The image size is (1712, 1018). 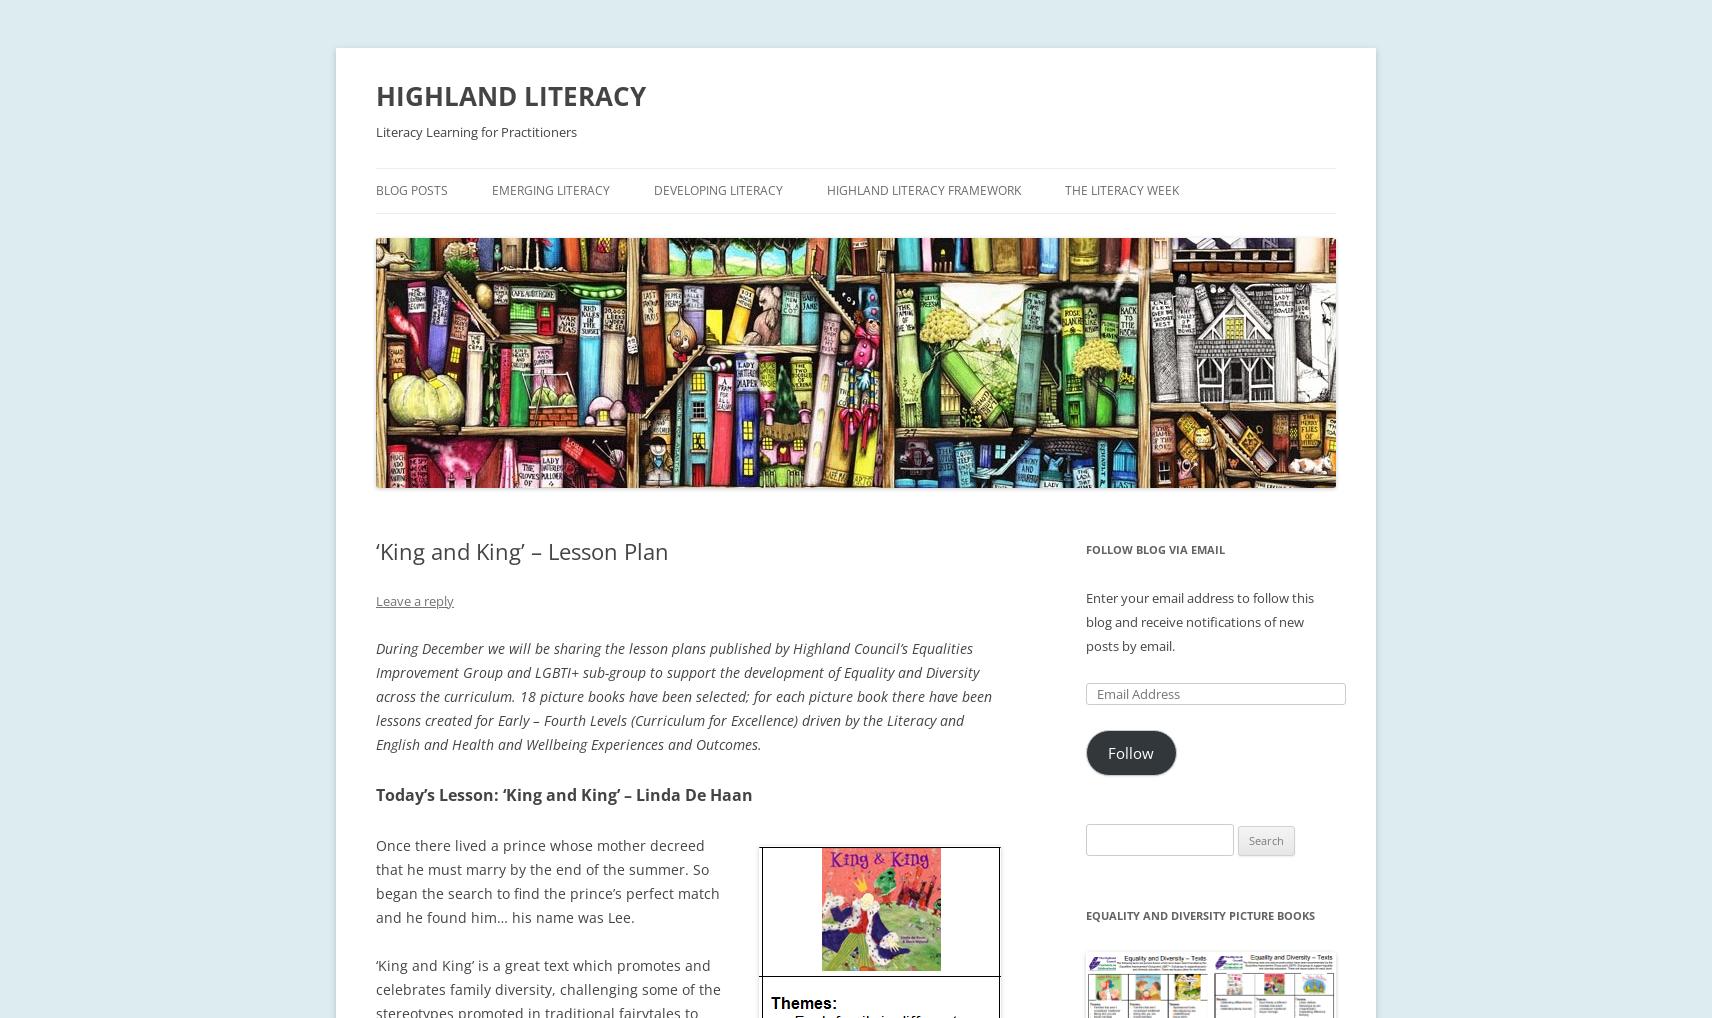 I want to click on 'HIGHLAND LITERACY', so click(x=375, y=95).